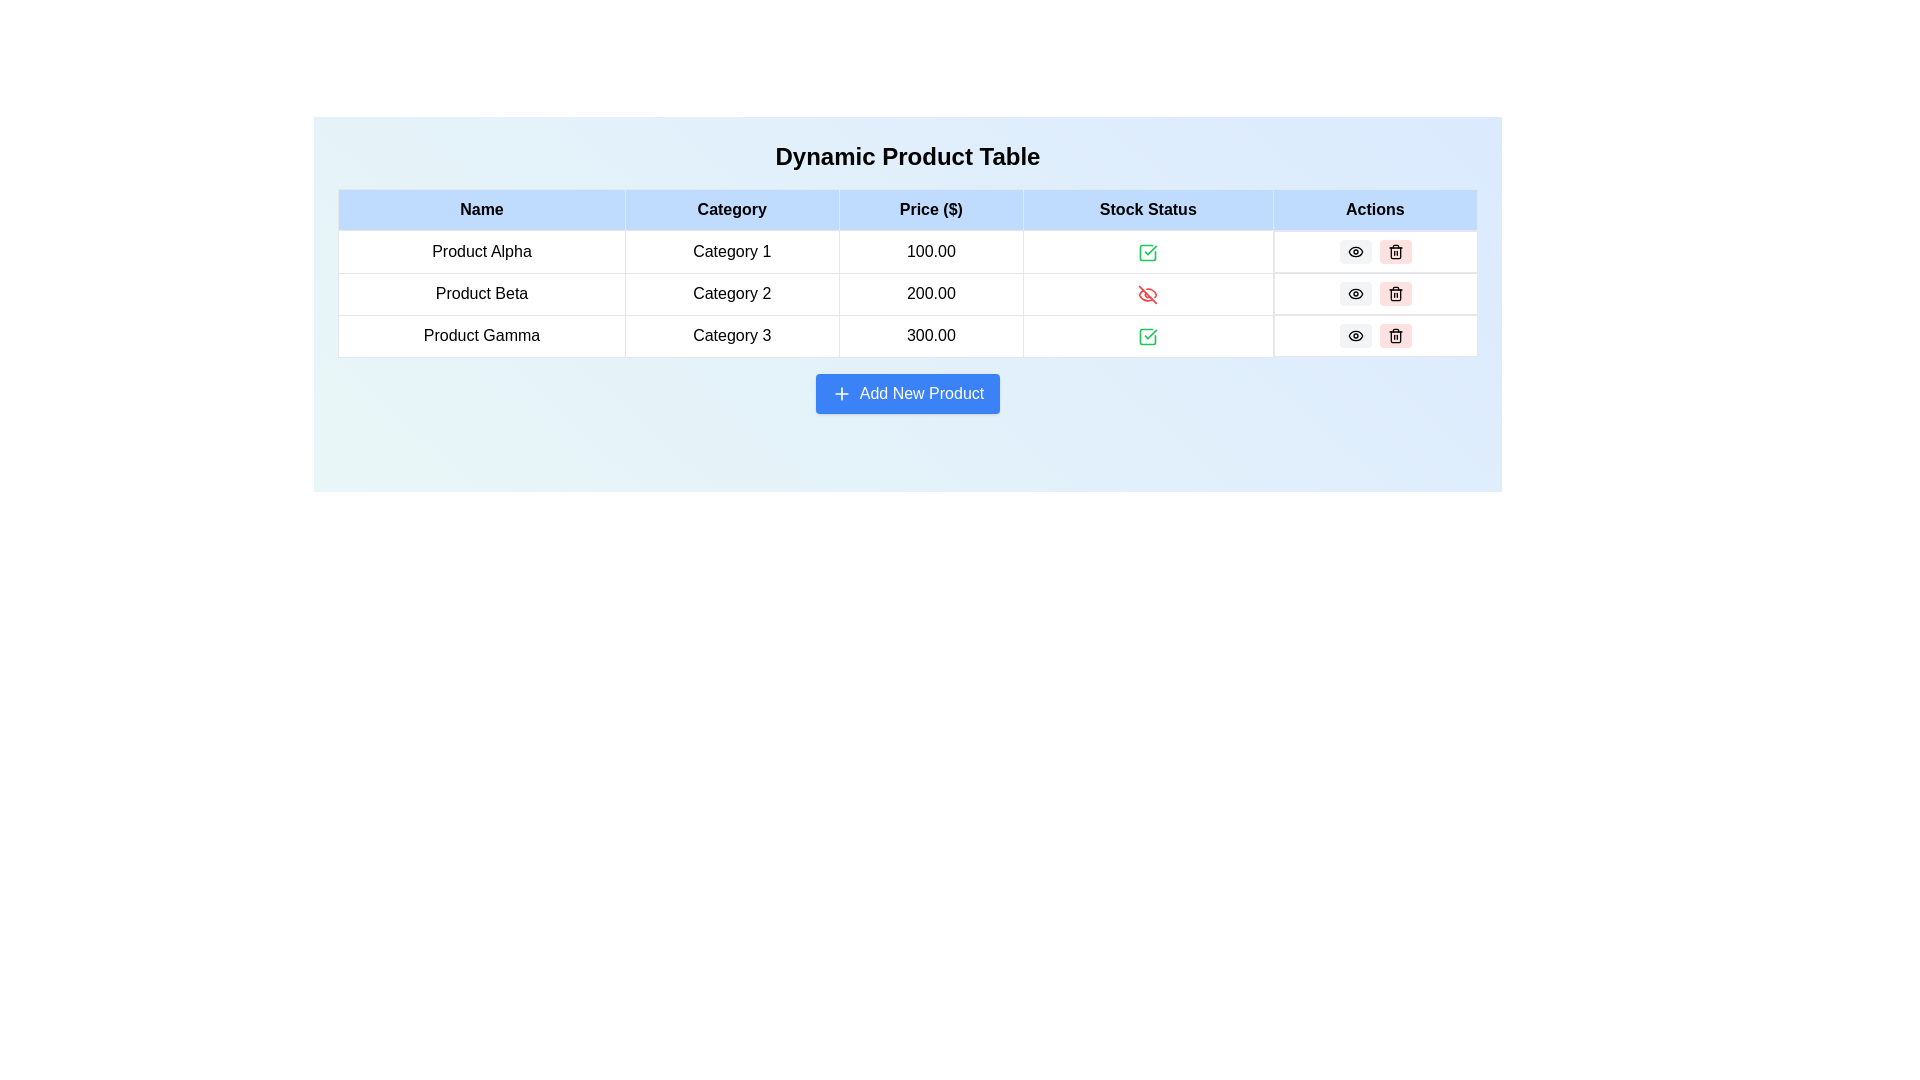  What do you see at coordinates (930, 293) in the screenshot?
I see `the static text display that shows the monetary price '200.00', located in the third column of the second row of a table` at bounding box center [930, 293].